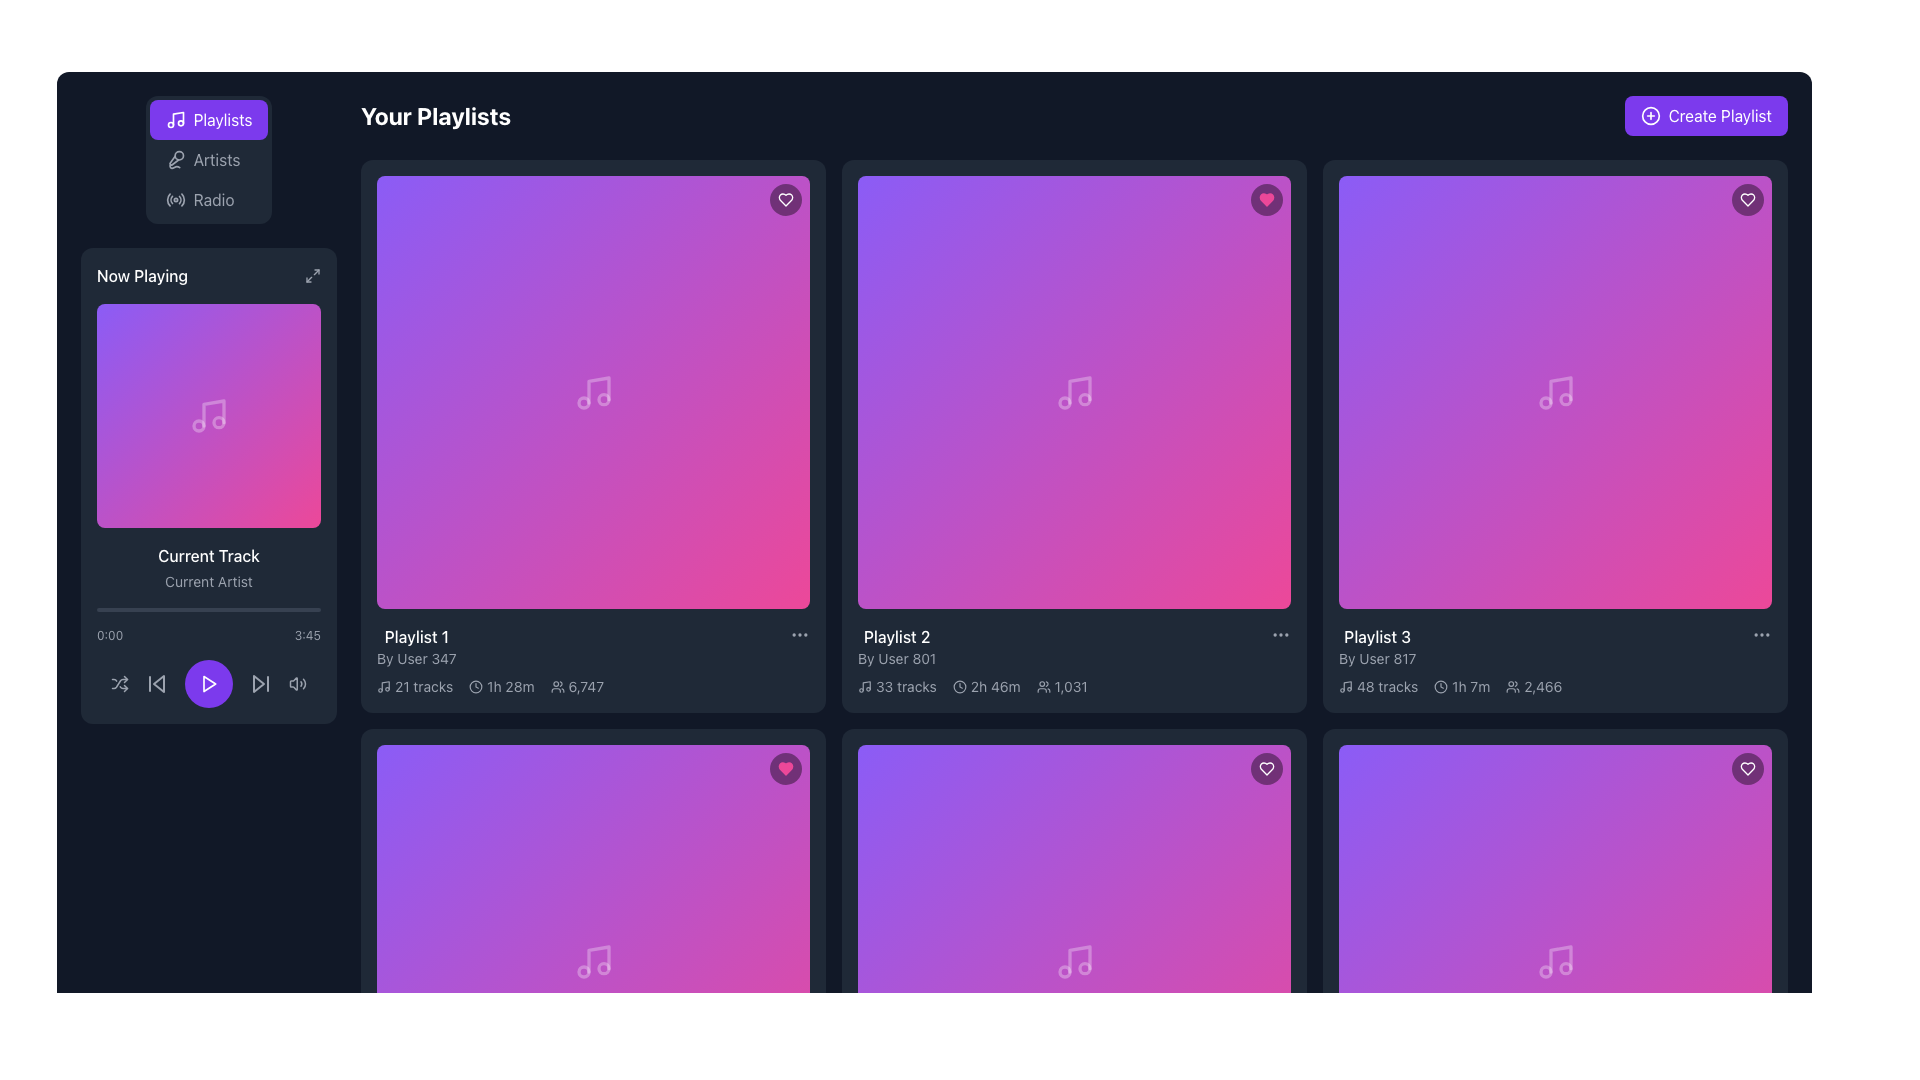 This screenshot has width=1920, height=1080. I want to click on the shuffle play button located at the bottom-left corner of the application interface, which is the first icon from the left in the playback controls bar, so click(119, 682).